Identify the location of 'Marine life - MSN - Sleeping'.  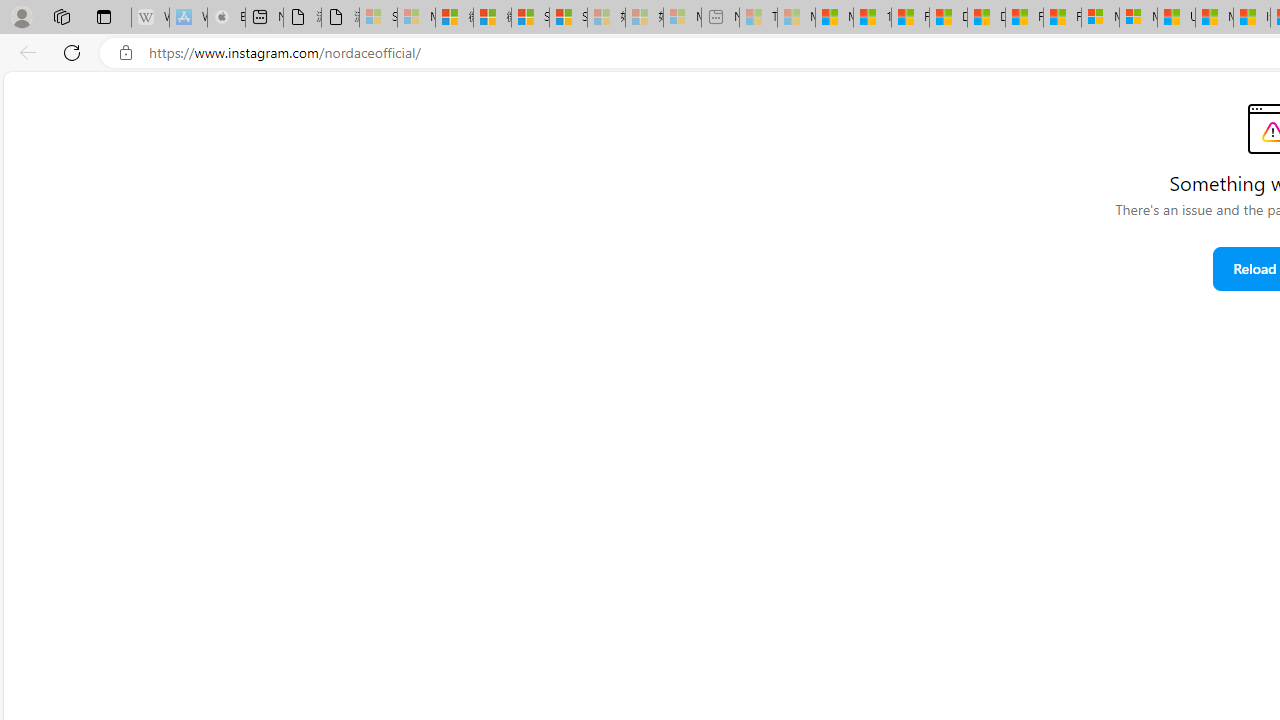
(795, 17).